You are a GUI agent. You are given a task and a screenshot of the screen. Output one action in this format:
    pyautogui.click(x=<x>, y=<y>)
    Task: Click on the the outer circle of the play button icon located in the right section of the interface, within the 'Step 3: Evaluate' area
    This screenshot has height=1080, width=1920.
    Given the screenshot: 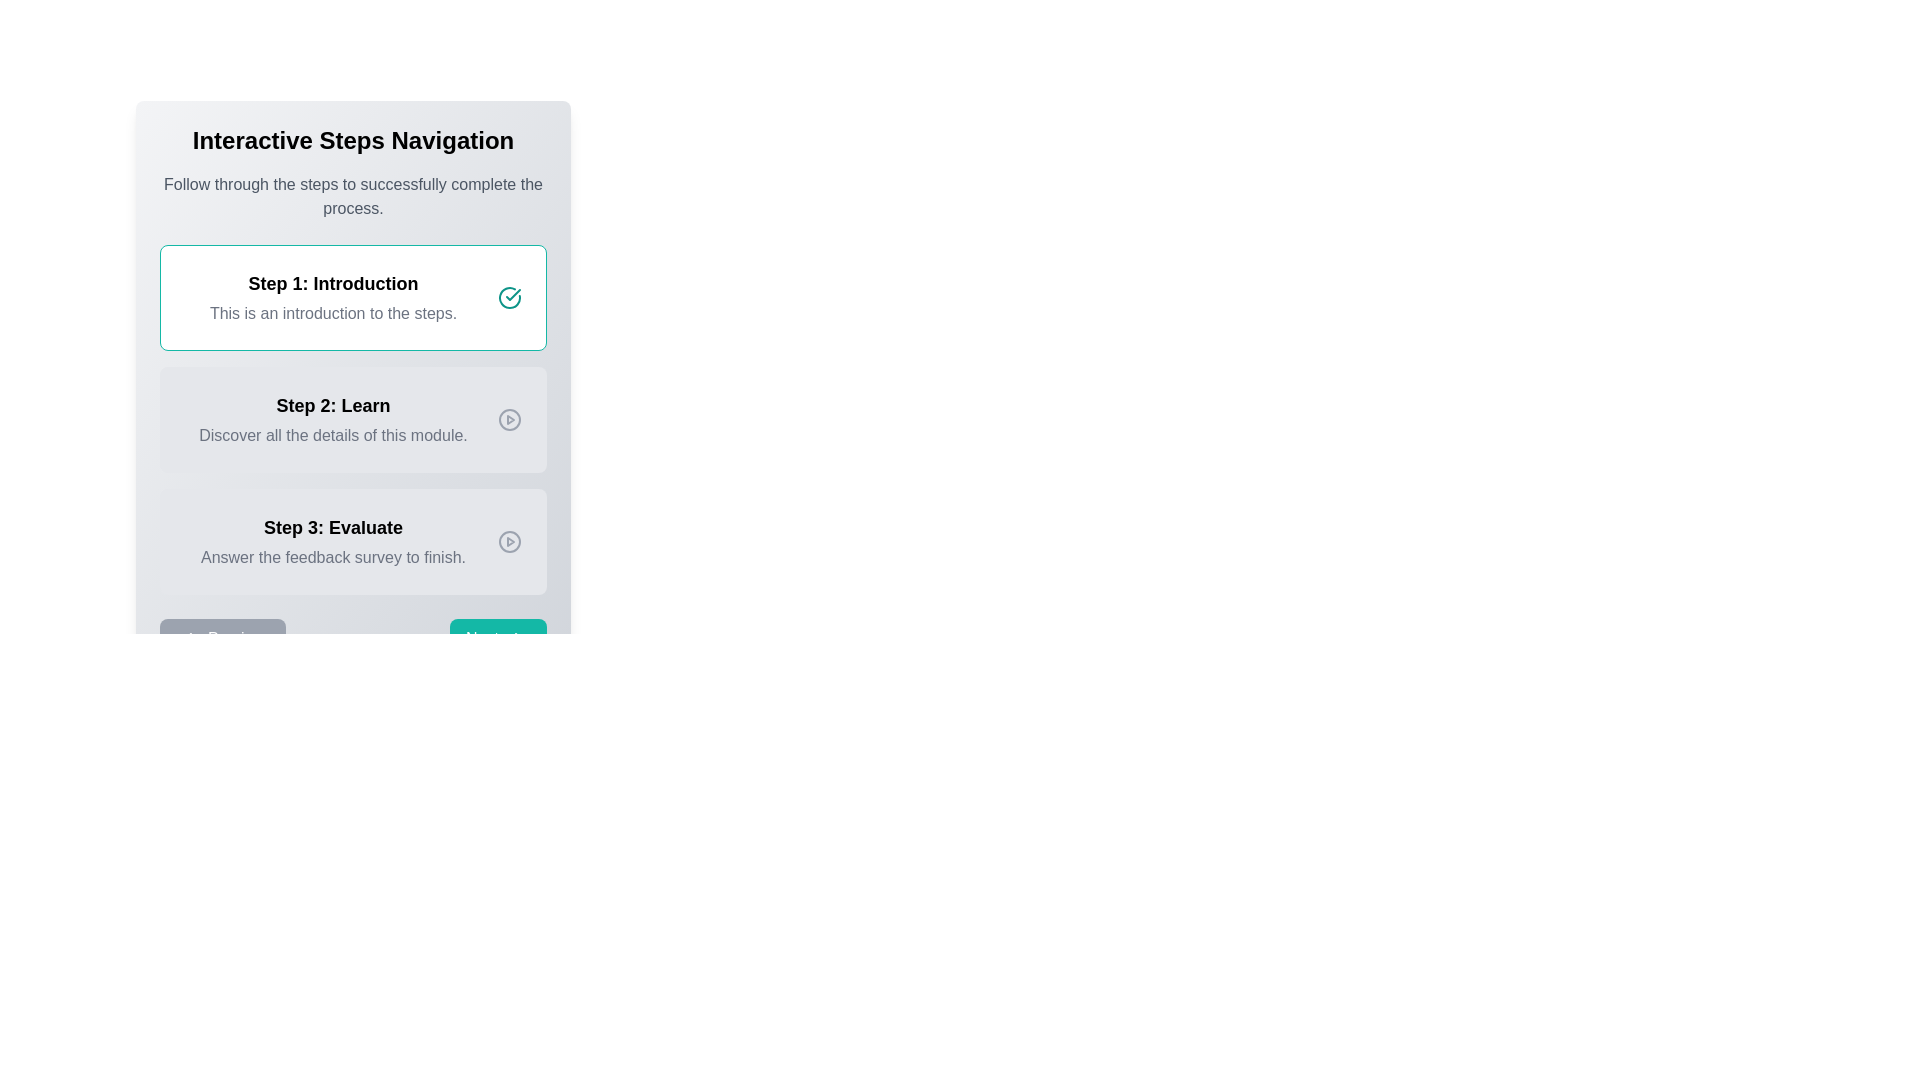 What is the action you would take?
    pyautogui.click(x=509, y=542)
    